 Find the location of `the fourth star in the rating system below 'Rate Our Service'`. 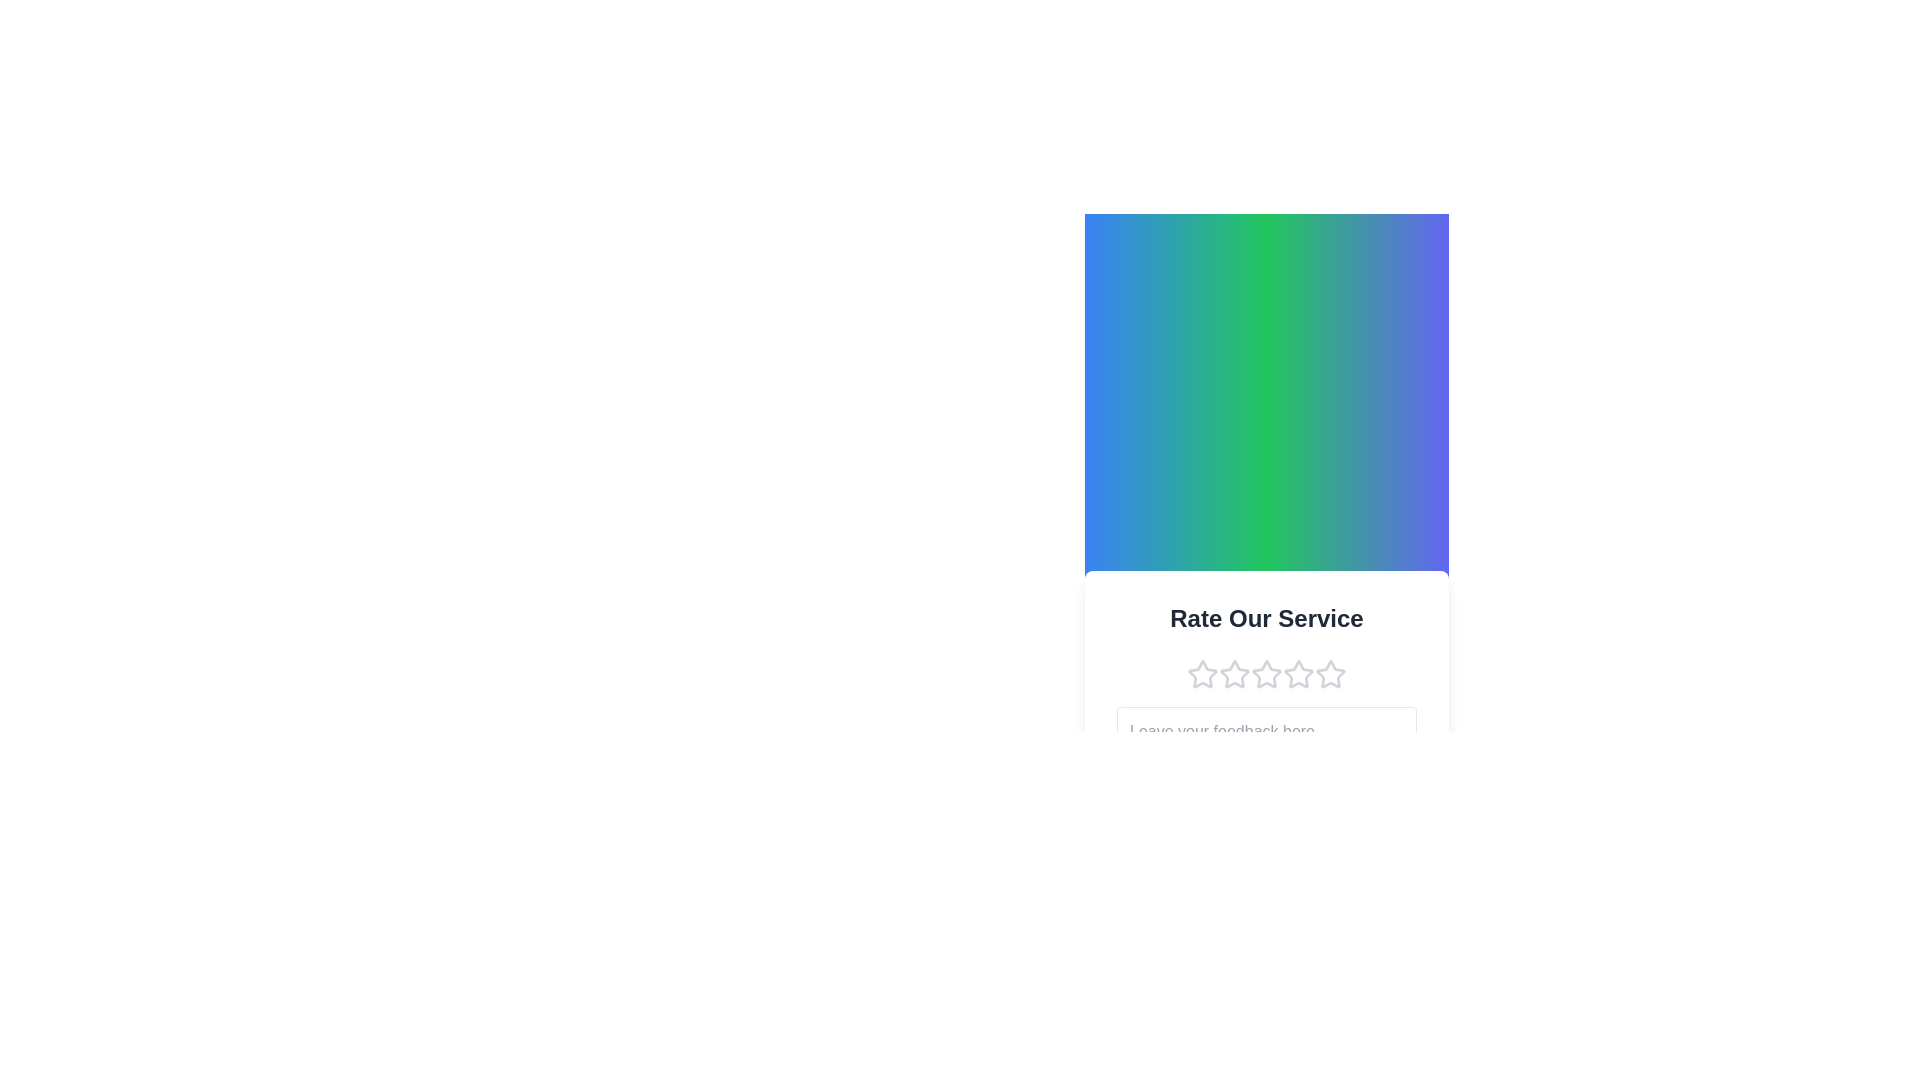

the fourth star in the rating system below 'Rate Our Service' is located at coordinates (1299, 674).